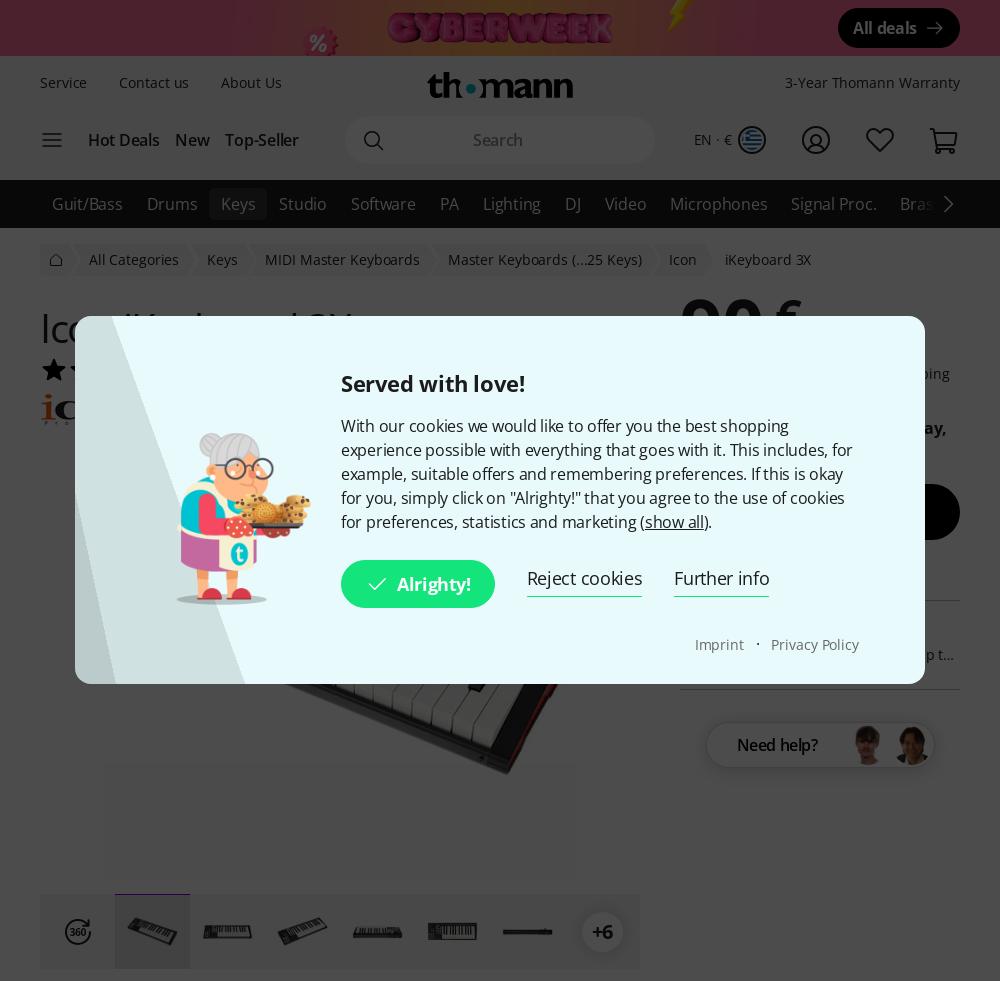 The height and width of the screenshot is (981, 1000). I want to click on 'Bargains', so click(87, 186).